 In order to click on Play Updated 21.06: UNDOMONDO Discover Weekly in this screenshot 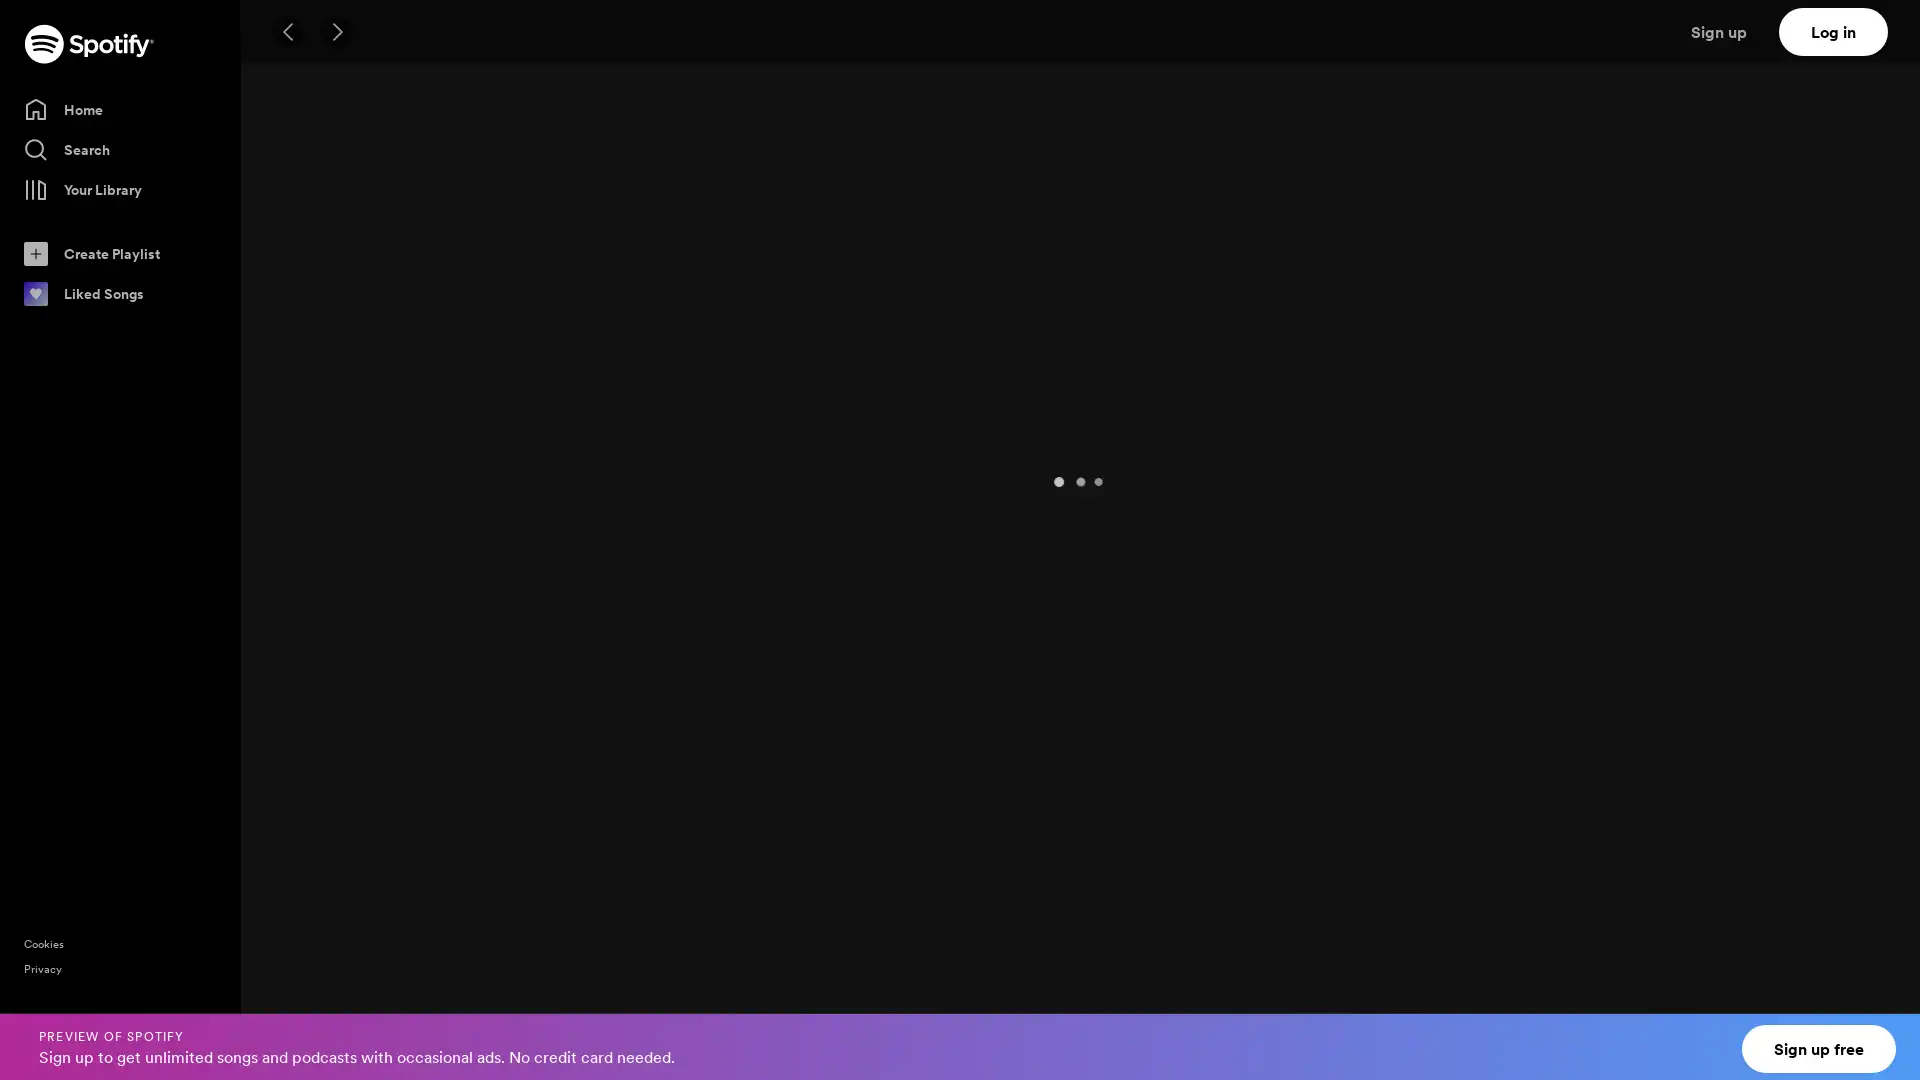, I will do `click(300, 392)`.